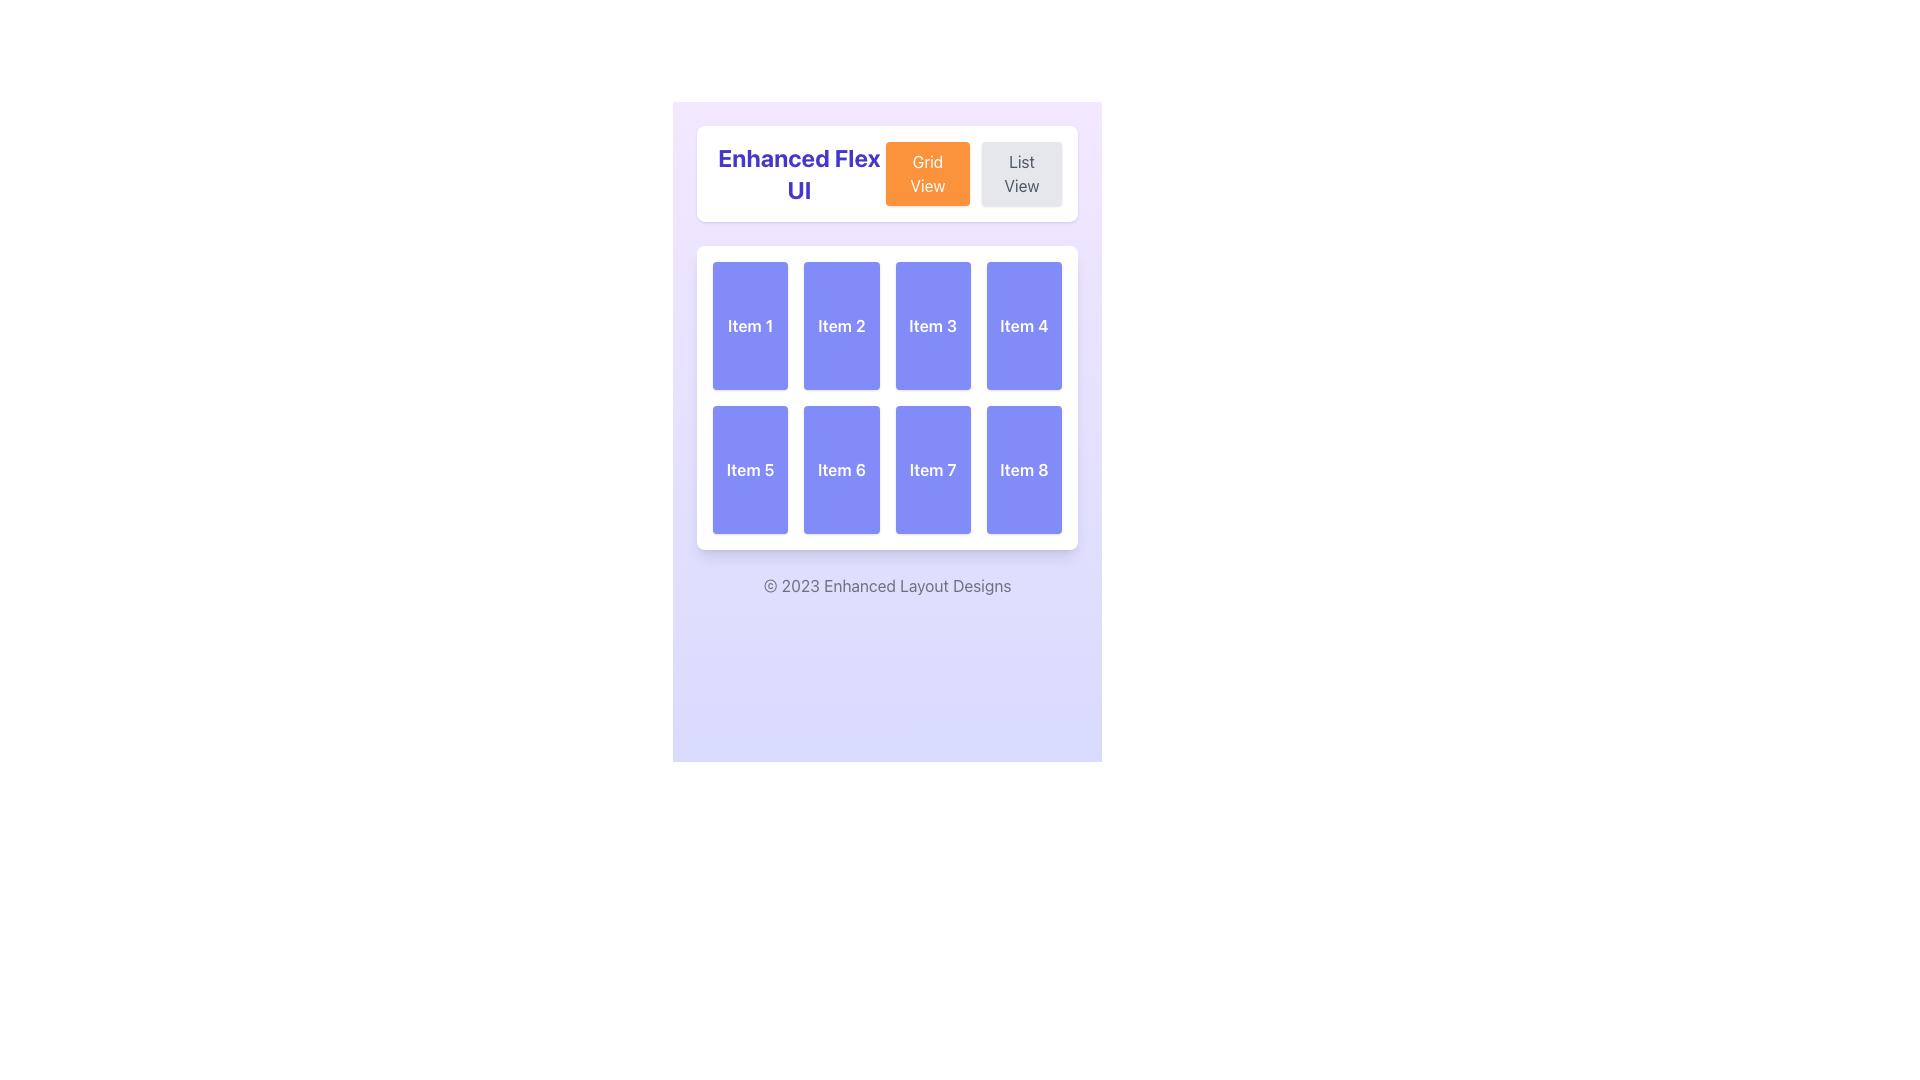 The height and width of the screenshot is (1080, 1920). Describe the element at coordinates (749, 325) in the screenshot. I see `the blue button labeled 'Item 1' with white bold text` at that location.